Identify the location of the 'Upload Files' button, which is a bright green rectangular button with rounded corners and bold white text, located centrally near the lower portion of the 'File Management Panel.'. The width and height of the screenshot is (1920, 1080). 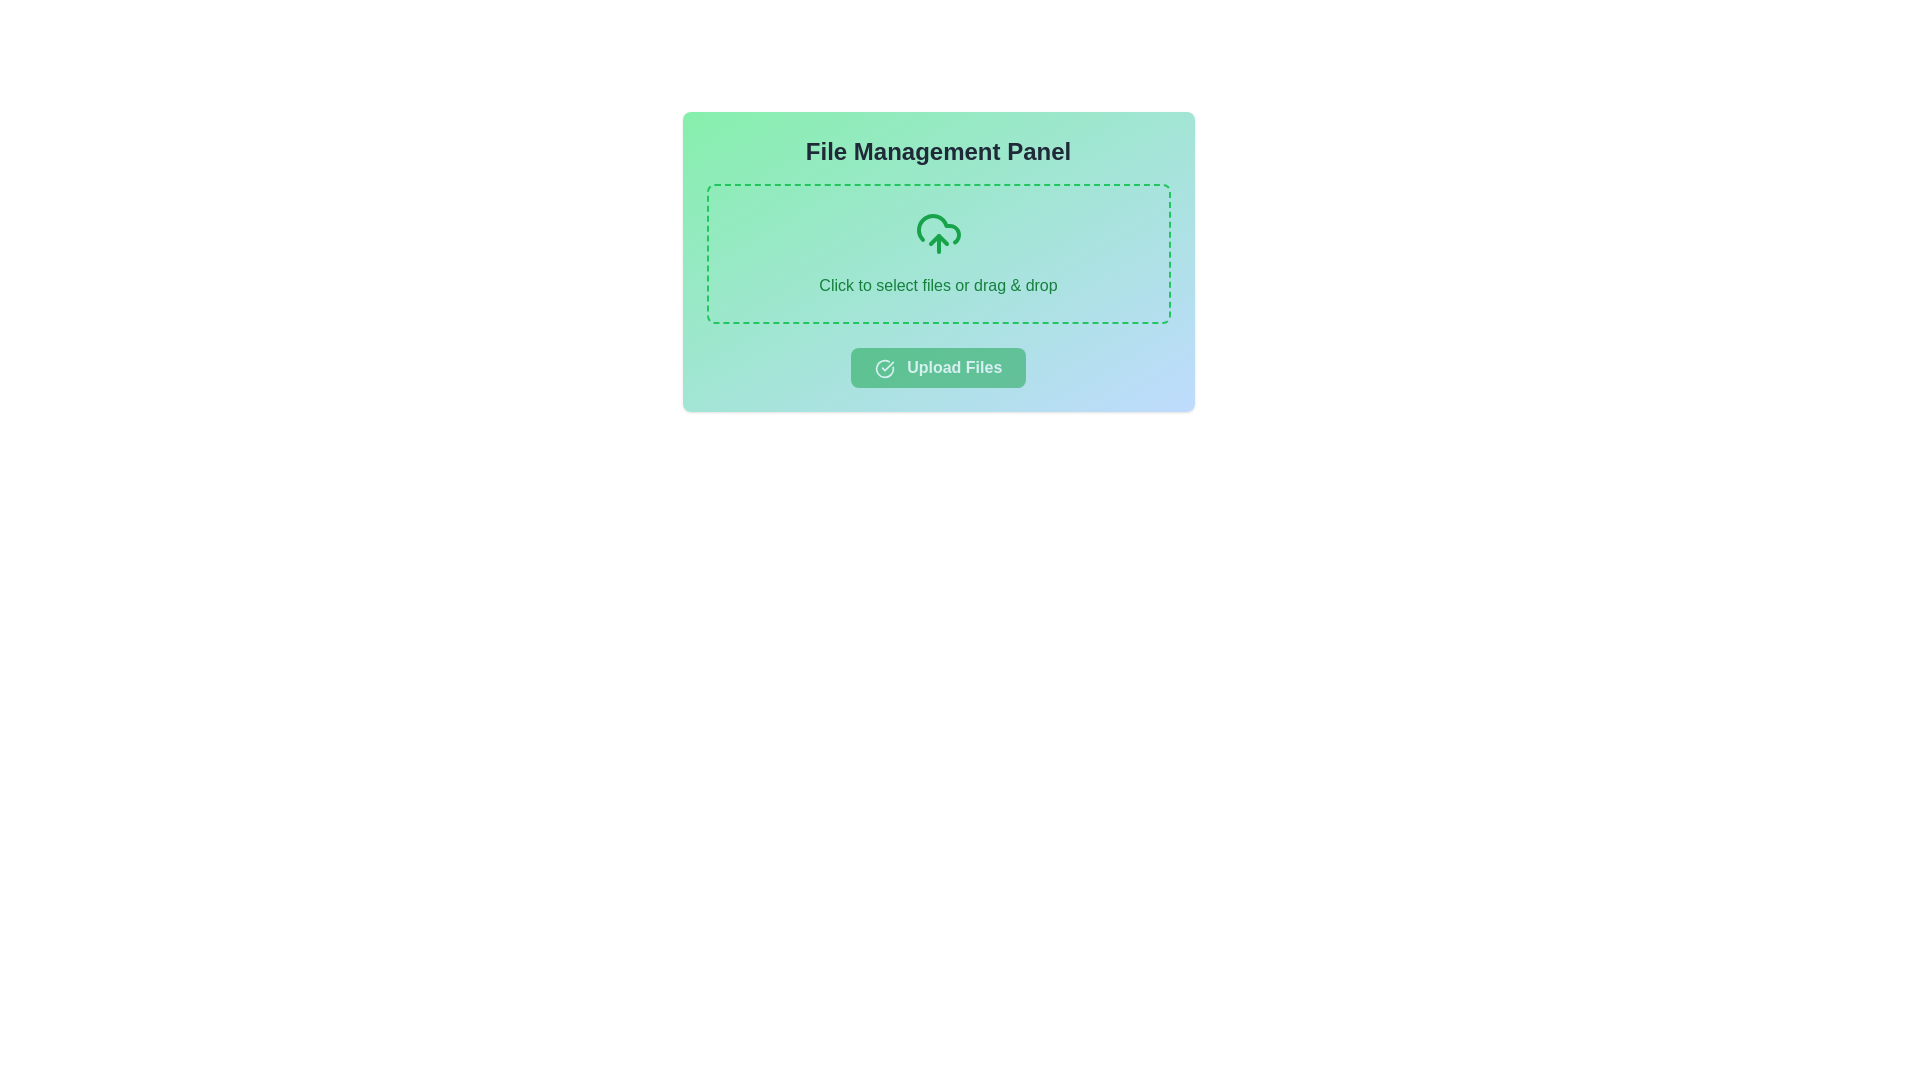
(937, 367).